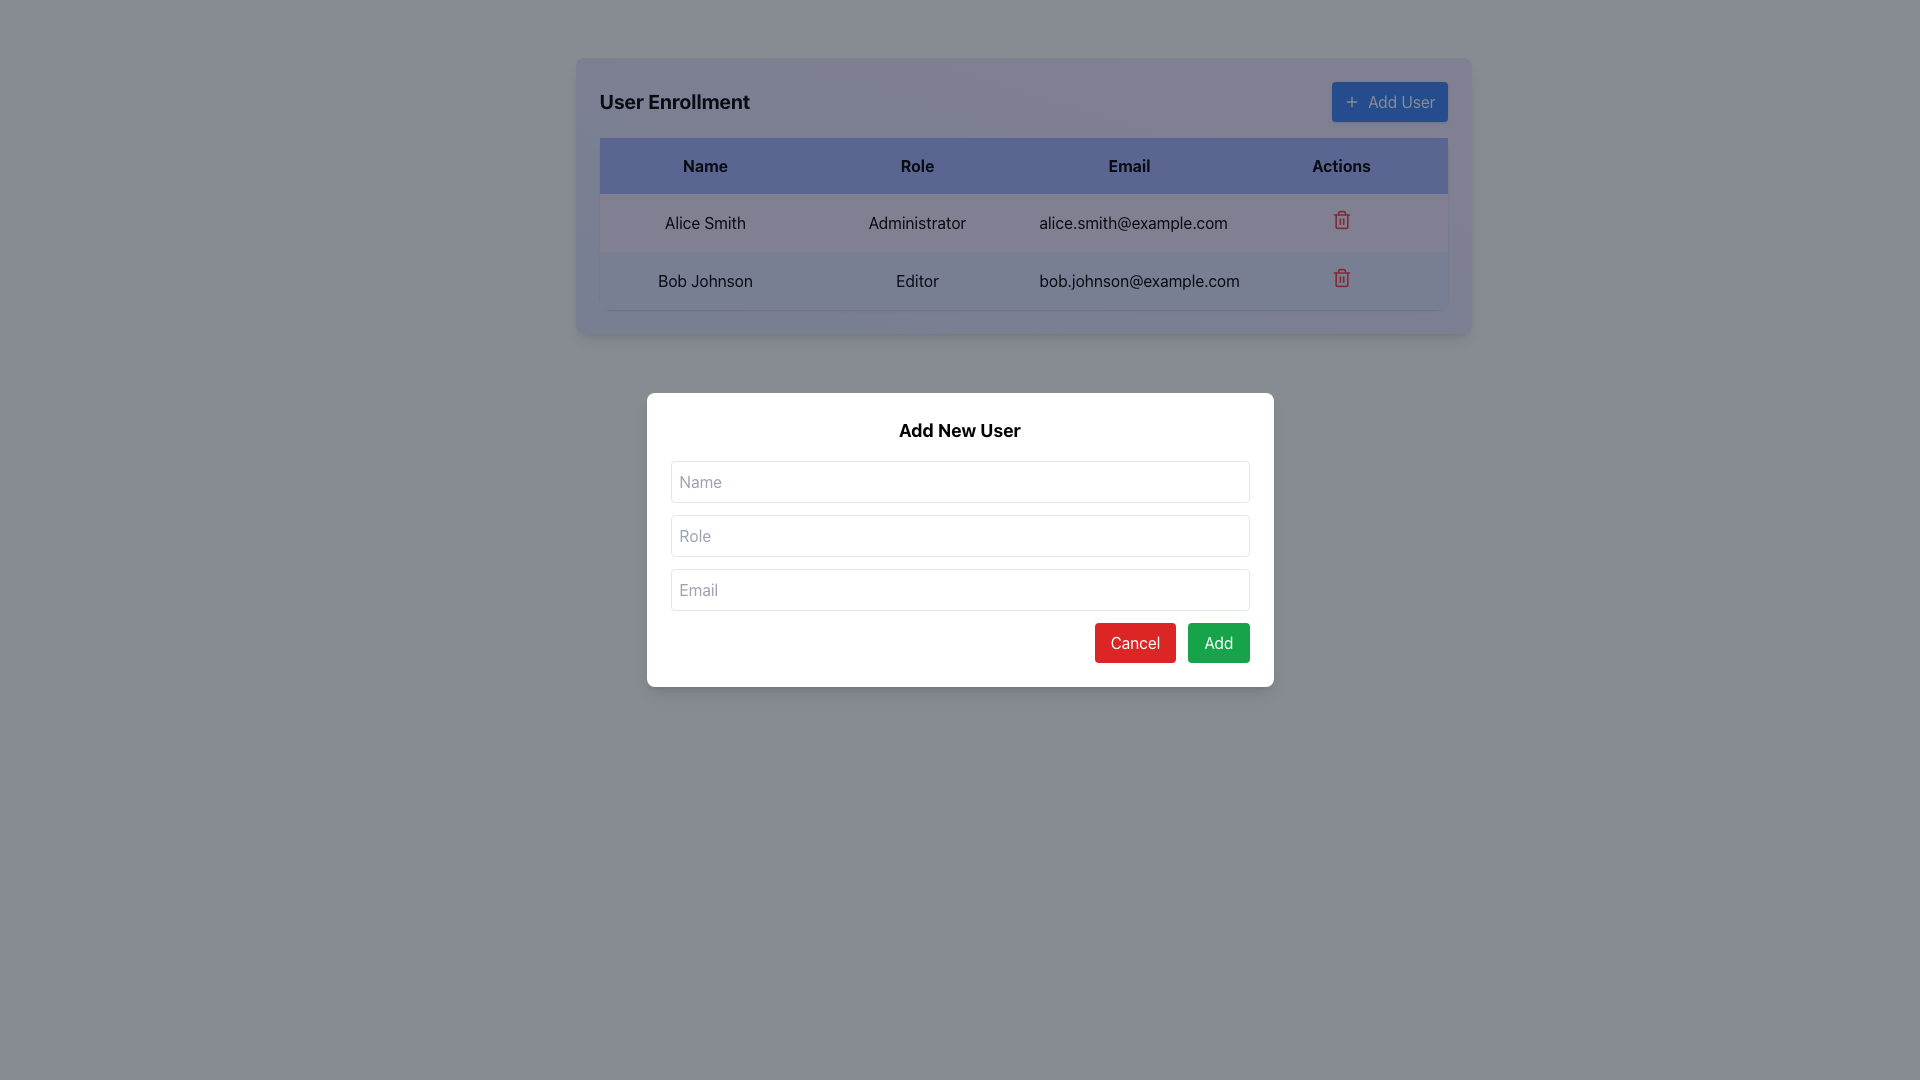 The width and height of the screenshot is (1920, 1080). Describe the element at coordinates (1129, 223) in the screenshot. I see `the static text displaying the email address of Alice Smith, who is listed as an Administrator in the table` at that location.